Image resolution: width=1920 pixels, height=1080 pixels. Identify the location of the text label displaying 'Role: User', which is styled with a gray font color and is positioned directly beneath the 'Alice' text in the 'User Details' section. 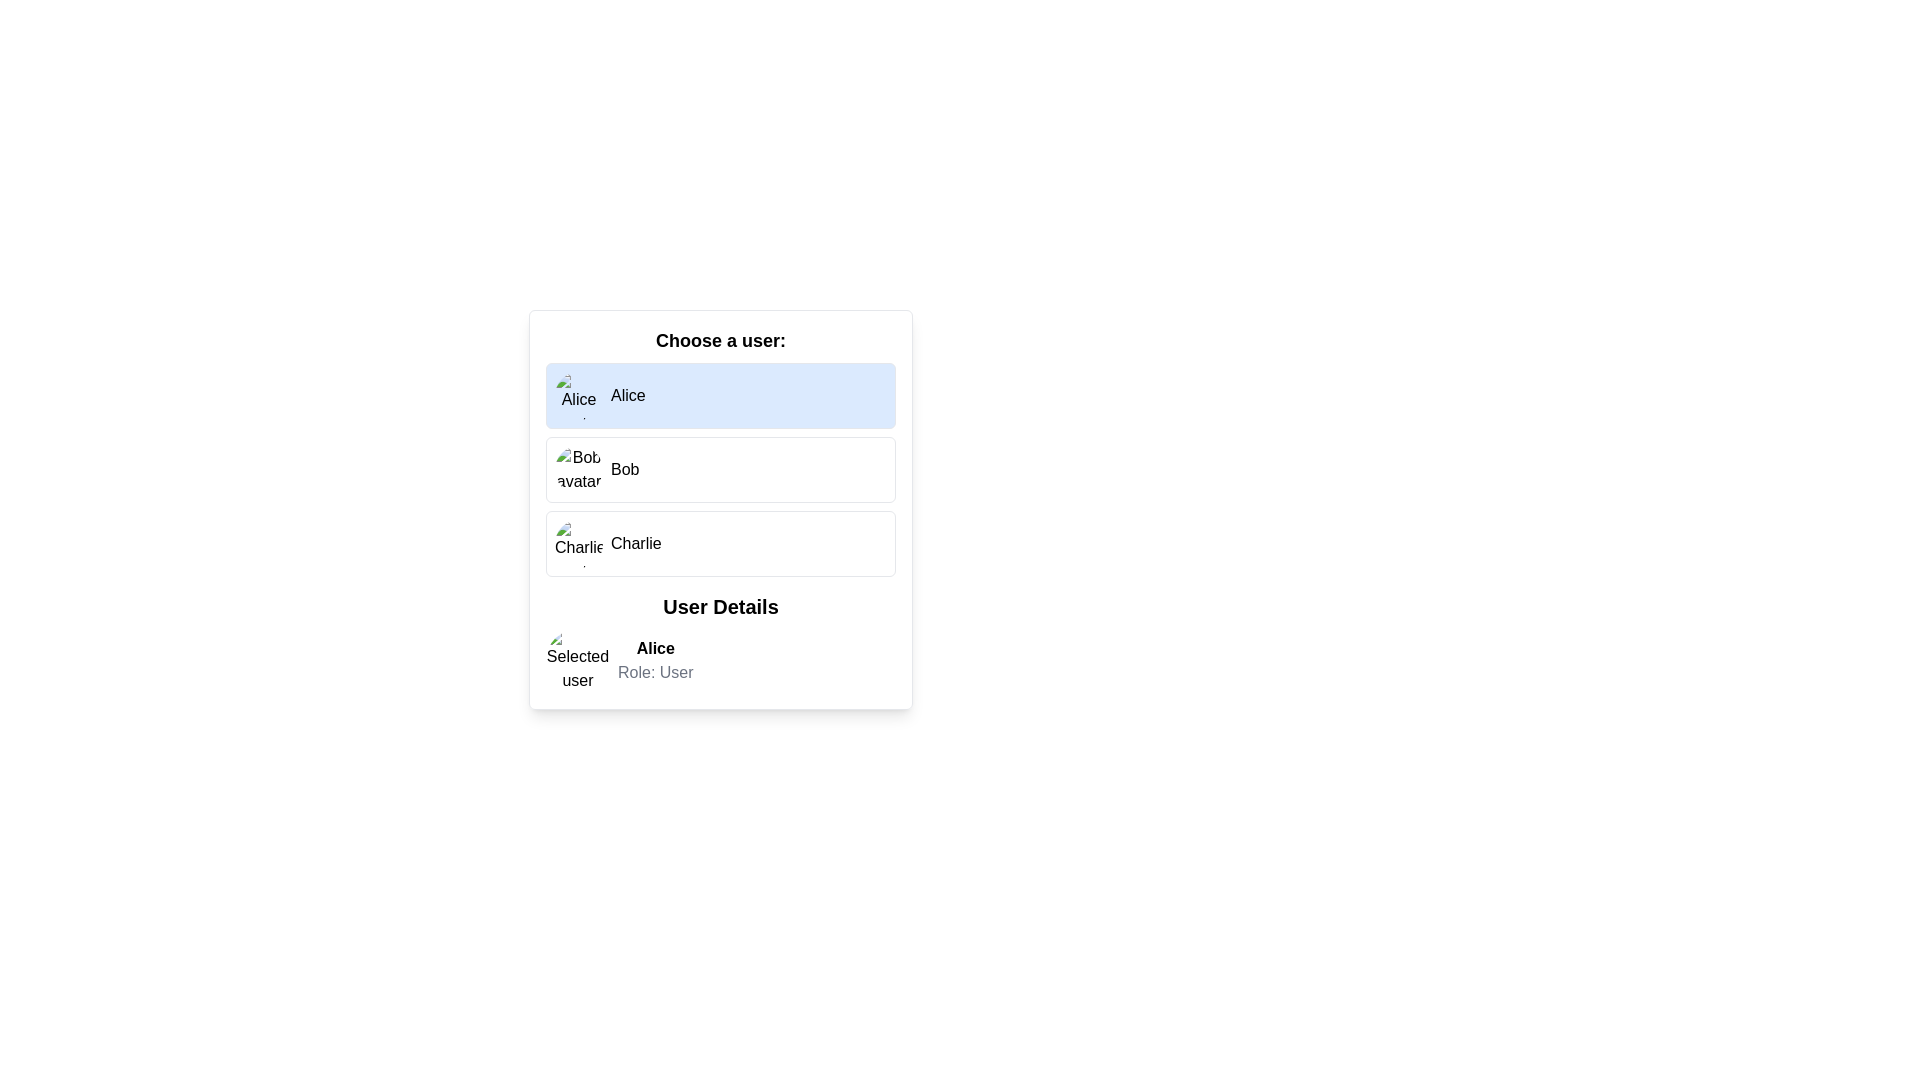
(655, 672).